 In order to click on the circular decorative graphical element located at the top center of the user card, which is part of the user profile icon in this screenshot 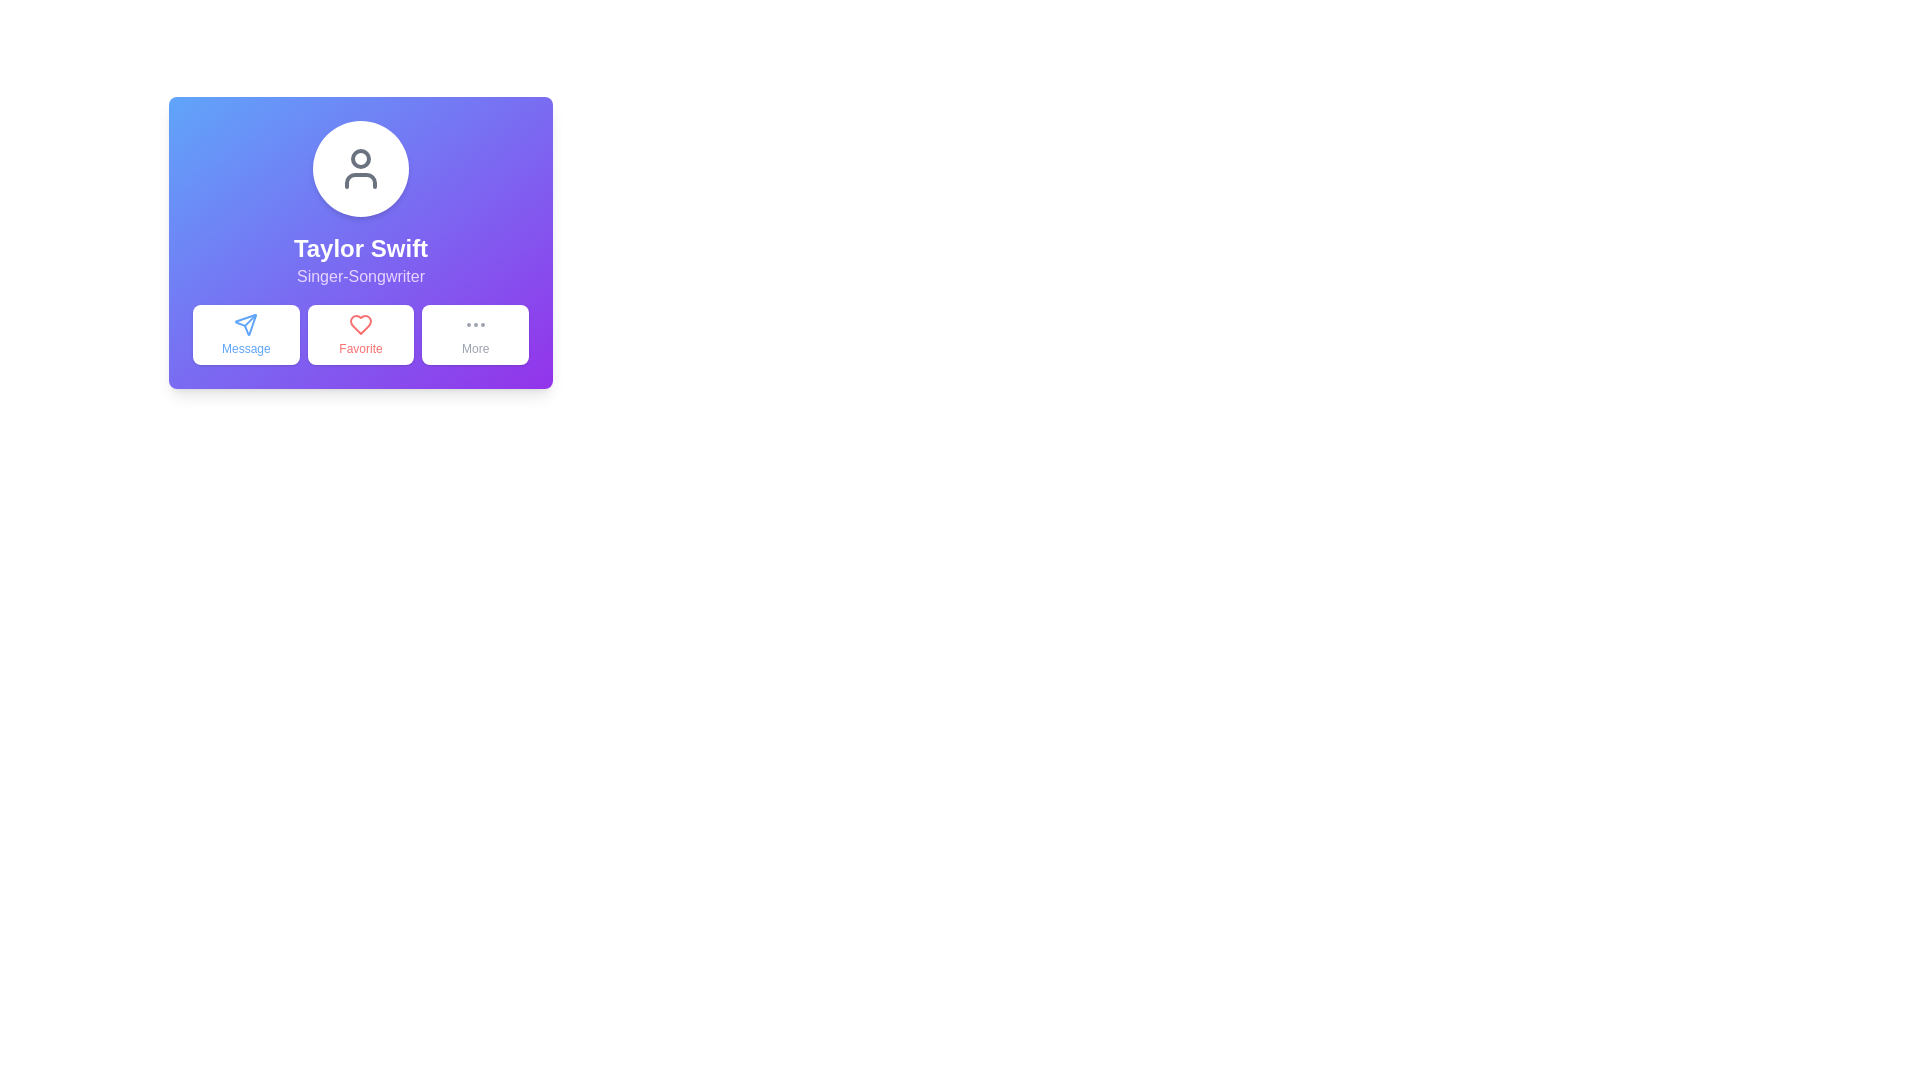, I will do `click(360, 157)`.